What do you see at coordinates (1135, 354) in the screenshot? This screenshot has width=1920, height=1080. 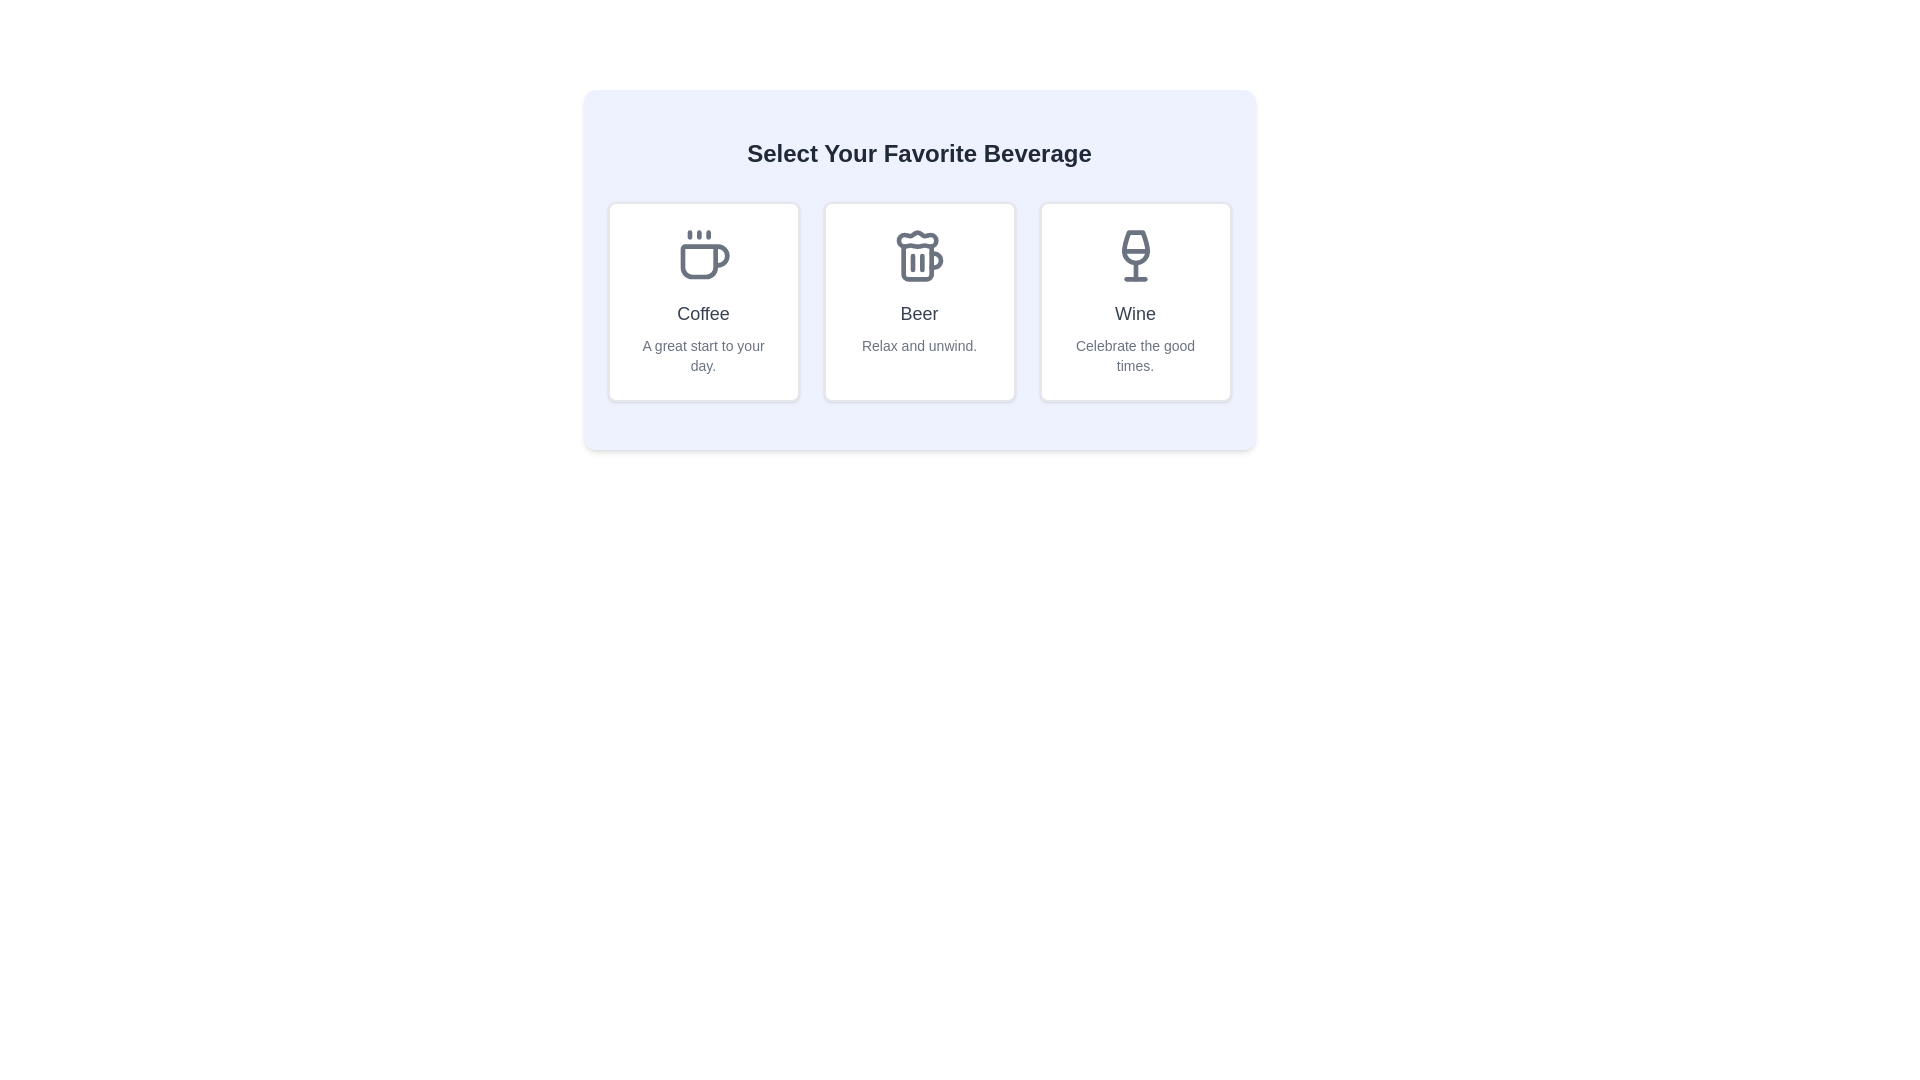 I see `the tagline text that provides additional information about the 'Wine' option, which is located below the title 'Wine' in the third card of the selection interface` at bounding box center [1135, 354].